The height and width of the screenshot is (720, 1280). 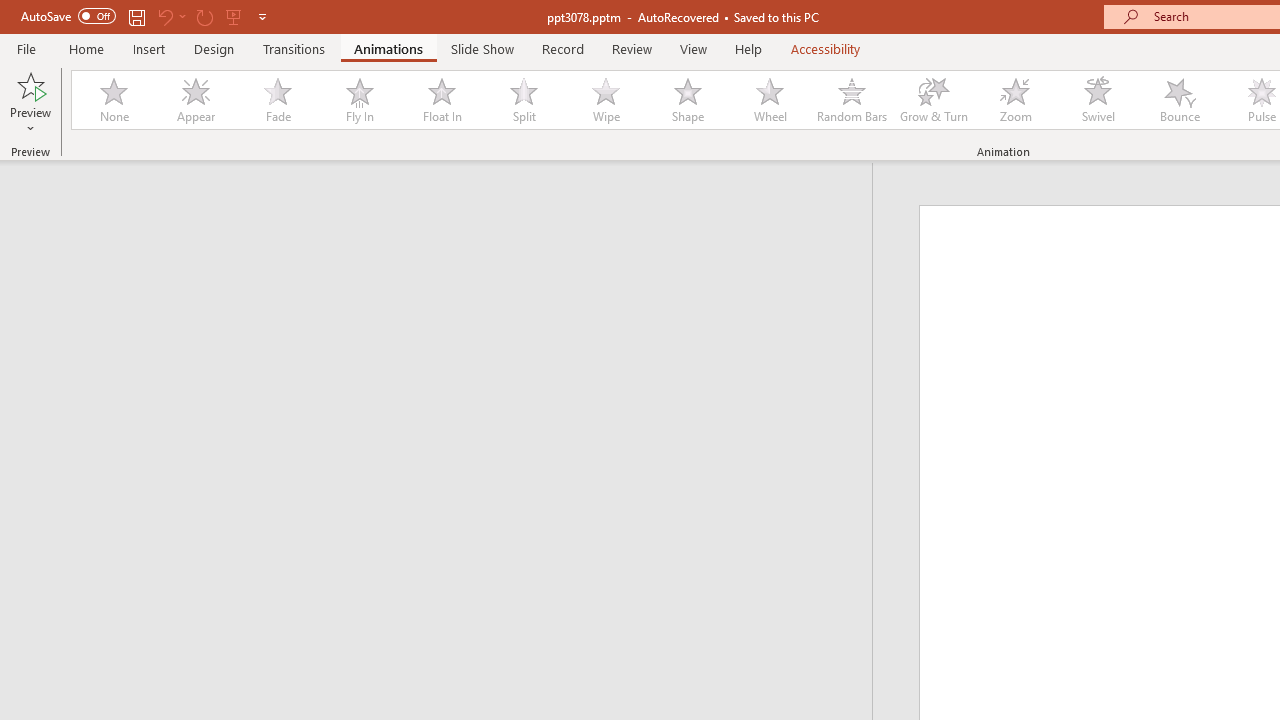 What do you see at coordinates (164, 16) in the screenshot?
I see `'Undo'` at bounding box center [164, 16].